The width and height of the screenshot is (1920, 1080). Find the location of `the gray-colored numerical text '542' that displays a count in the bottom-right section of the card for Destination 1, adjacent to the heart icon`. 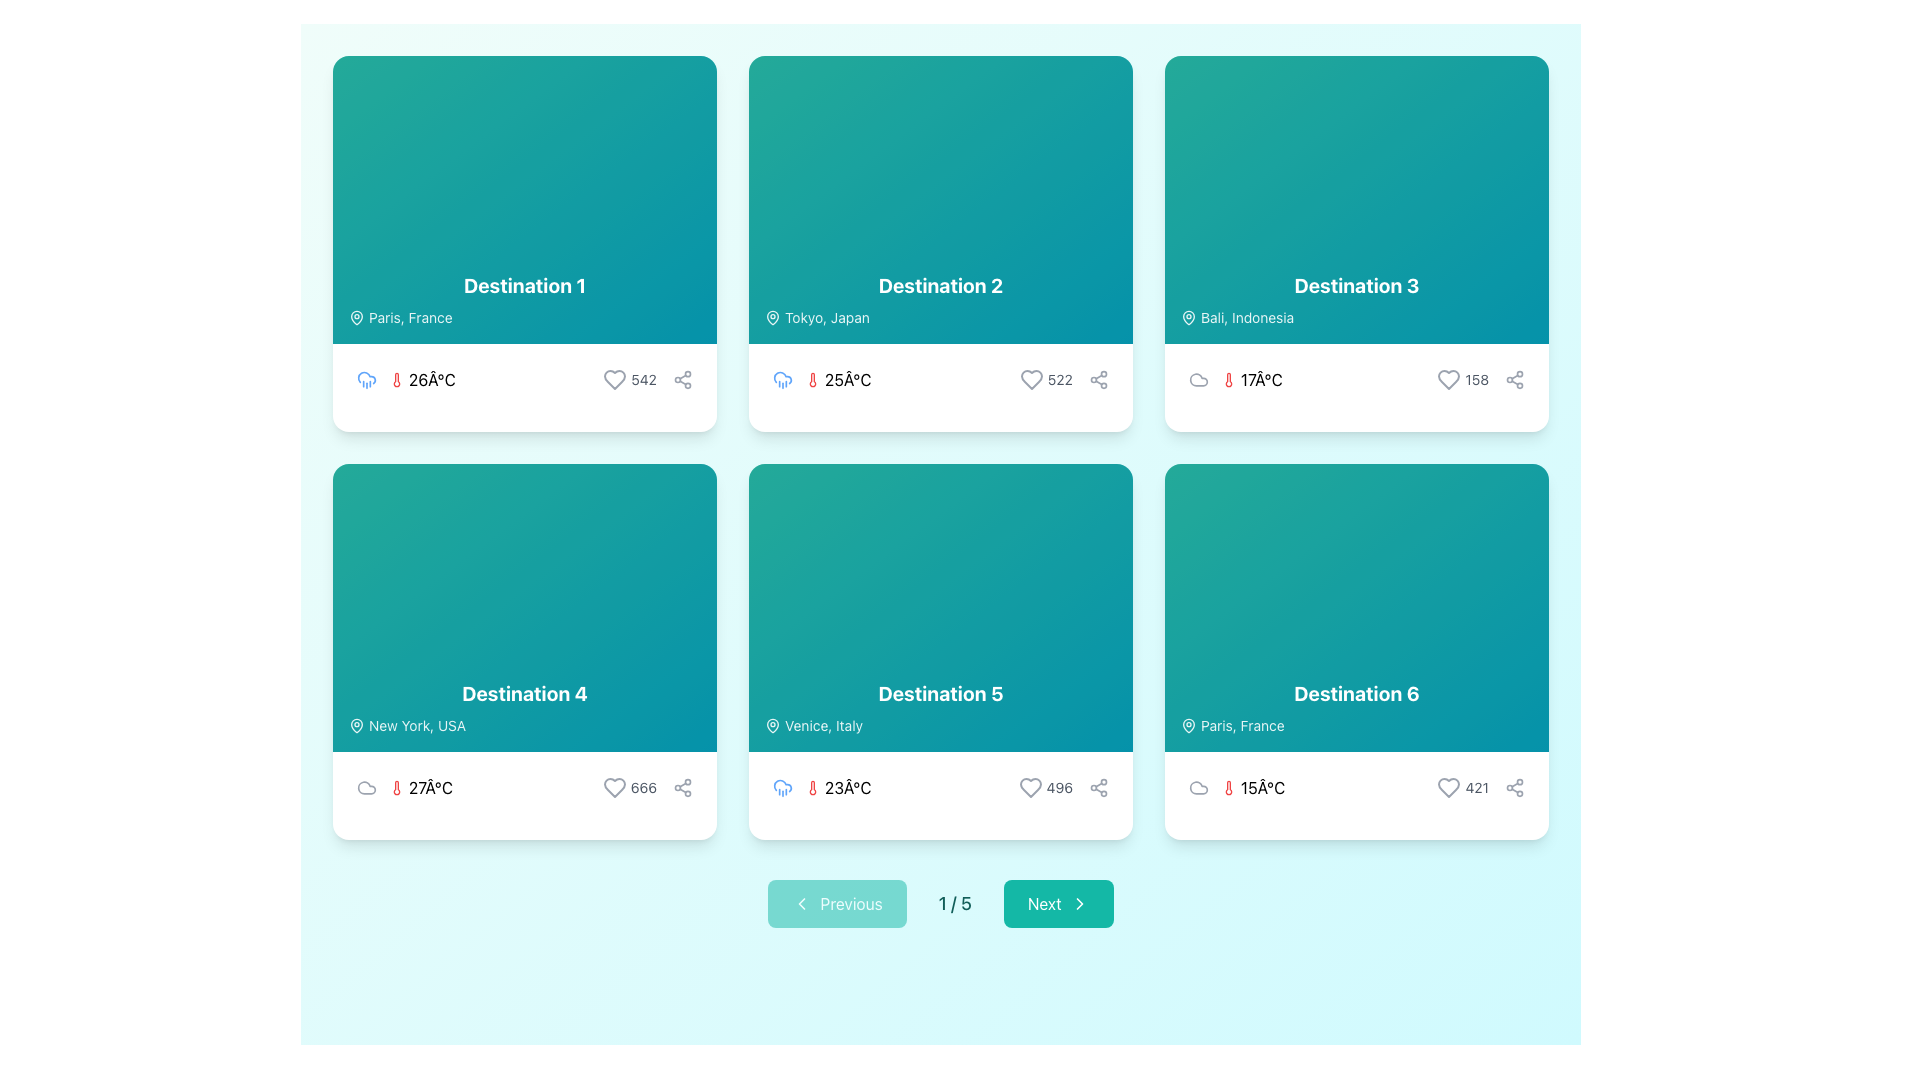

the gray-colored numerical text '542' that displays a count in the bottom-right section of the card for Destination 1, adjacent to the heart icon is located at coordinates (644, 380).